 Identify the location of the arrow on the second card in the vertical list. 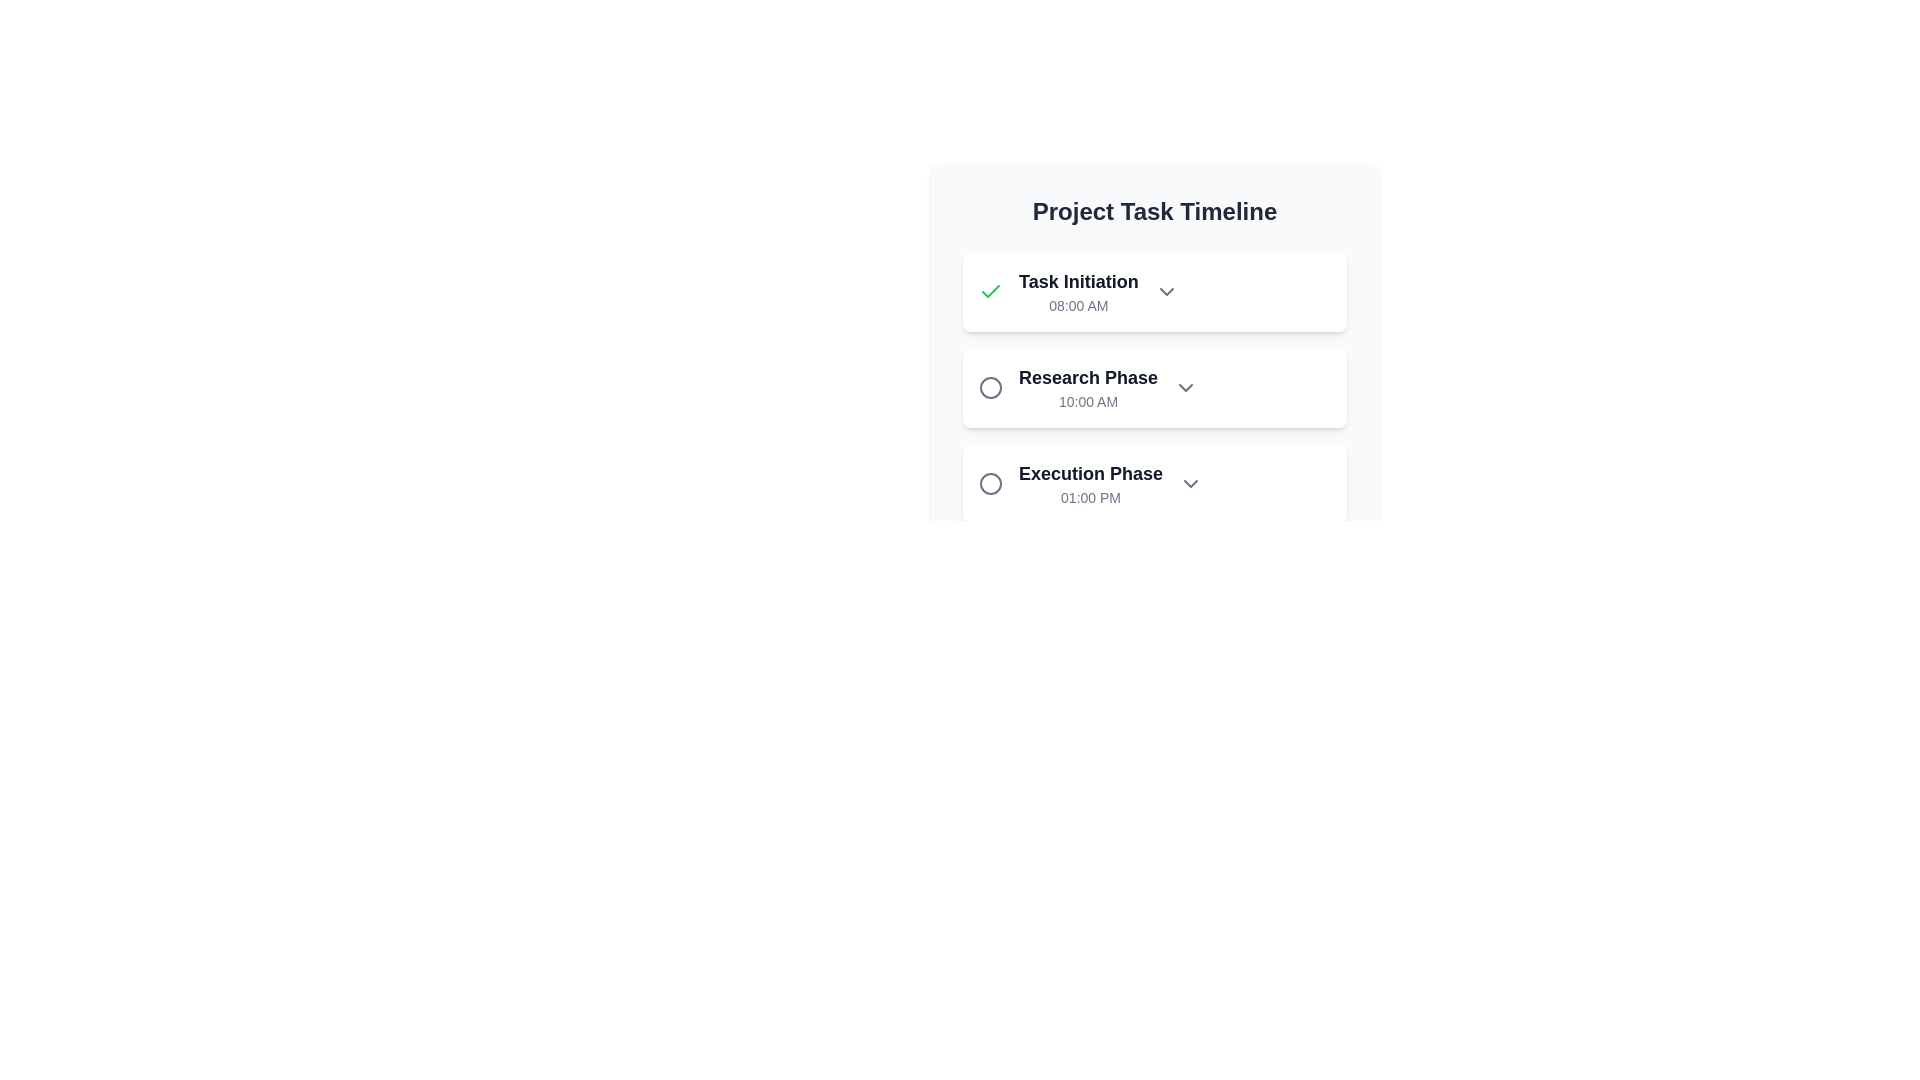
(1155, 358).